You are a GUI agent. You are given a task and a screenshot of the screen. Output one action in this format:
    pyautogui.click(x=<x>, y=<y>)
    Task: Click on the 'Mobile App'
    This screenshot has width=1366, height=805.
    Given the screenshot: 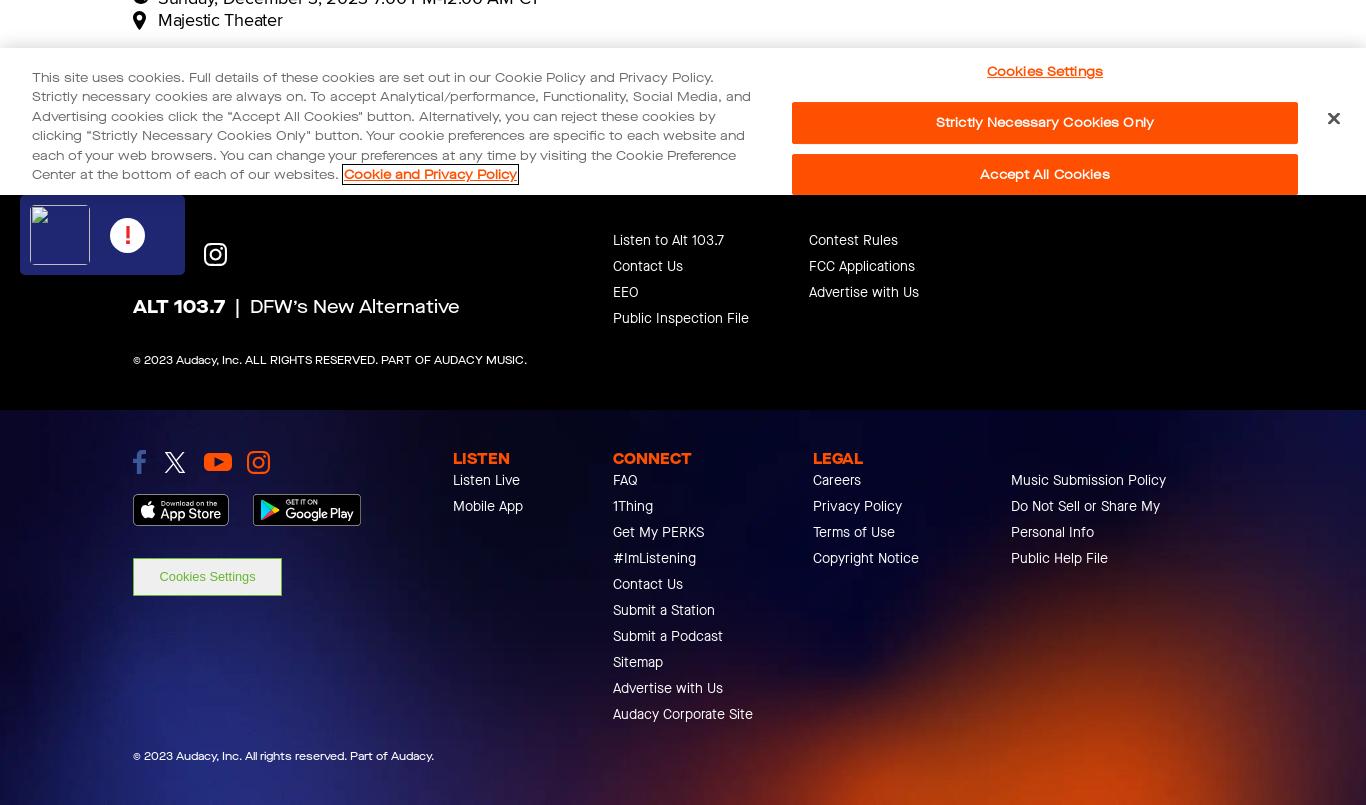 What is the action you would take?
    pyautogui.click(x=487, y=506)
    